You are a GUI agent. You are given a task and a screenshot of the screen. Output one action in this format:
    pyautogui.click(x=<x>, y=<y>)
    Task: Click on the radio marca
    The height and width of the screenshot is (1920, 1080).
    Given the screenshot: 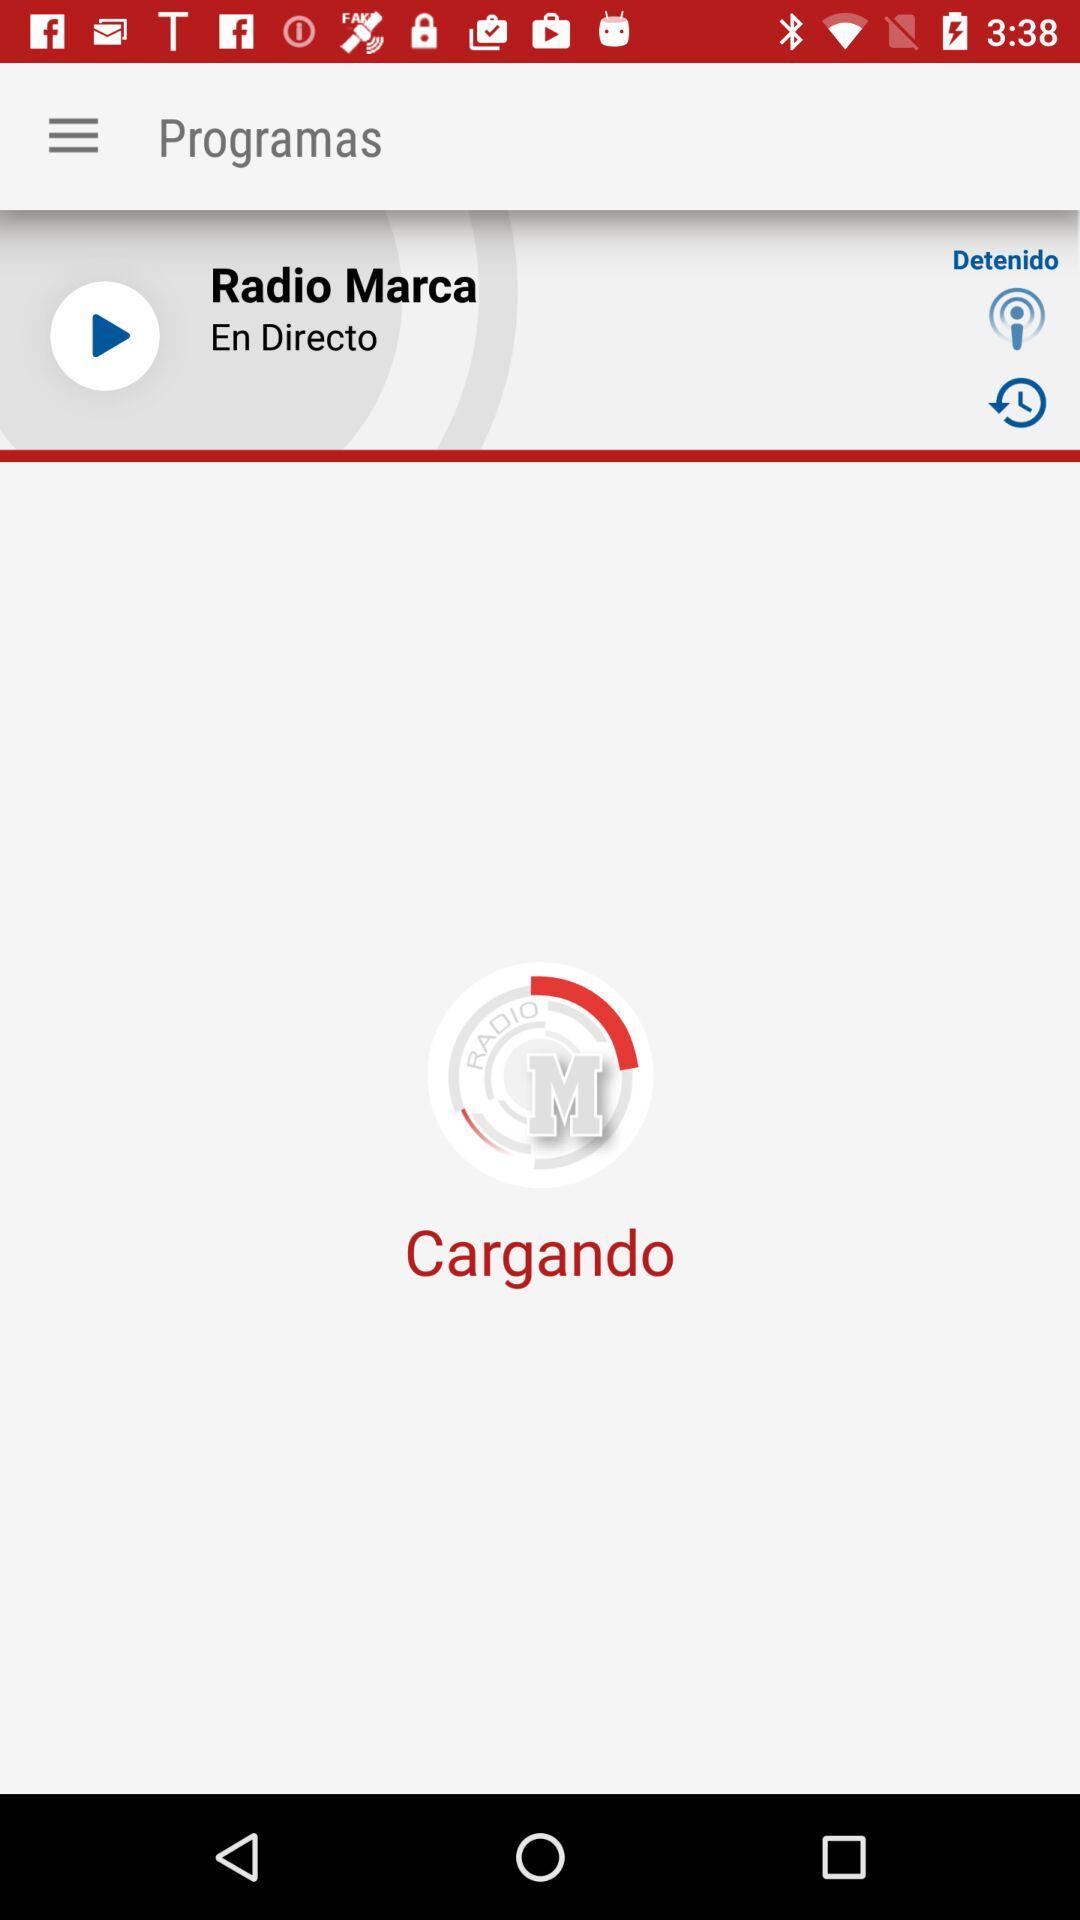 What is the action you would take?
    pyautogui.click(x=104, y=336)
    